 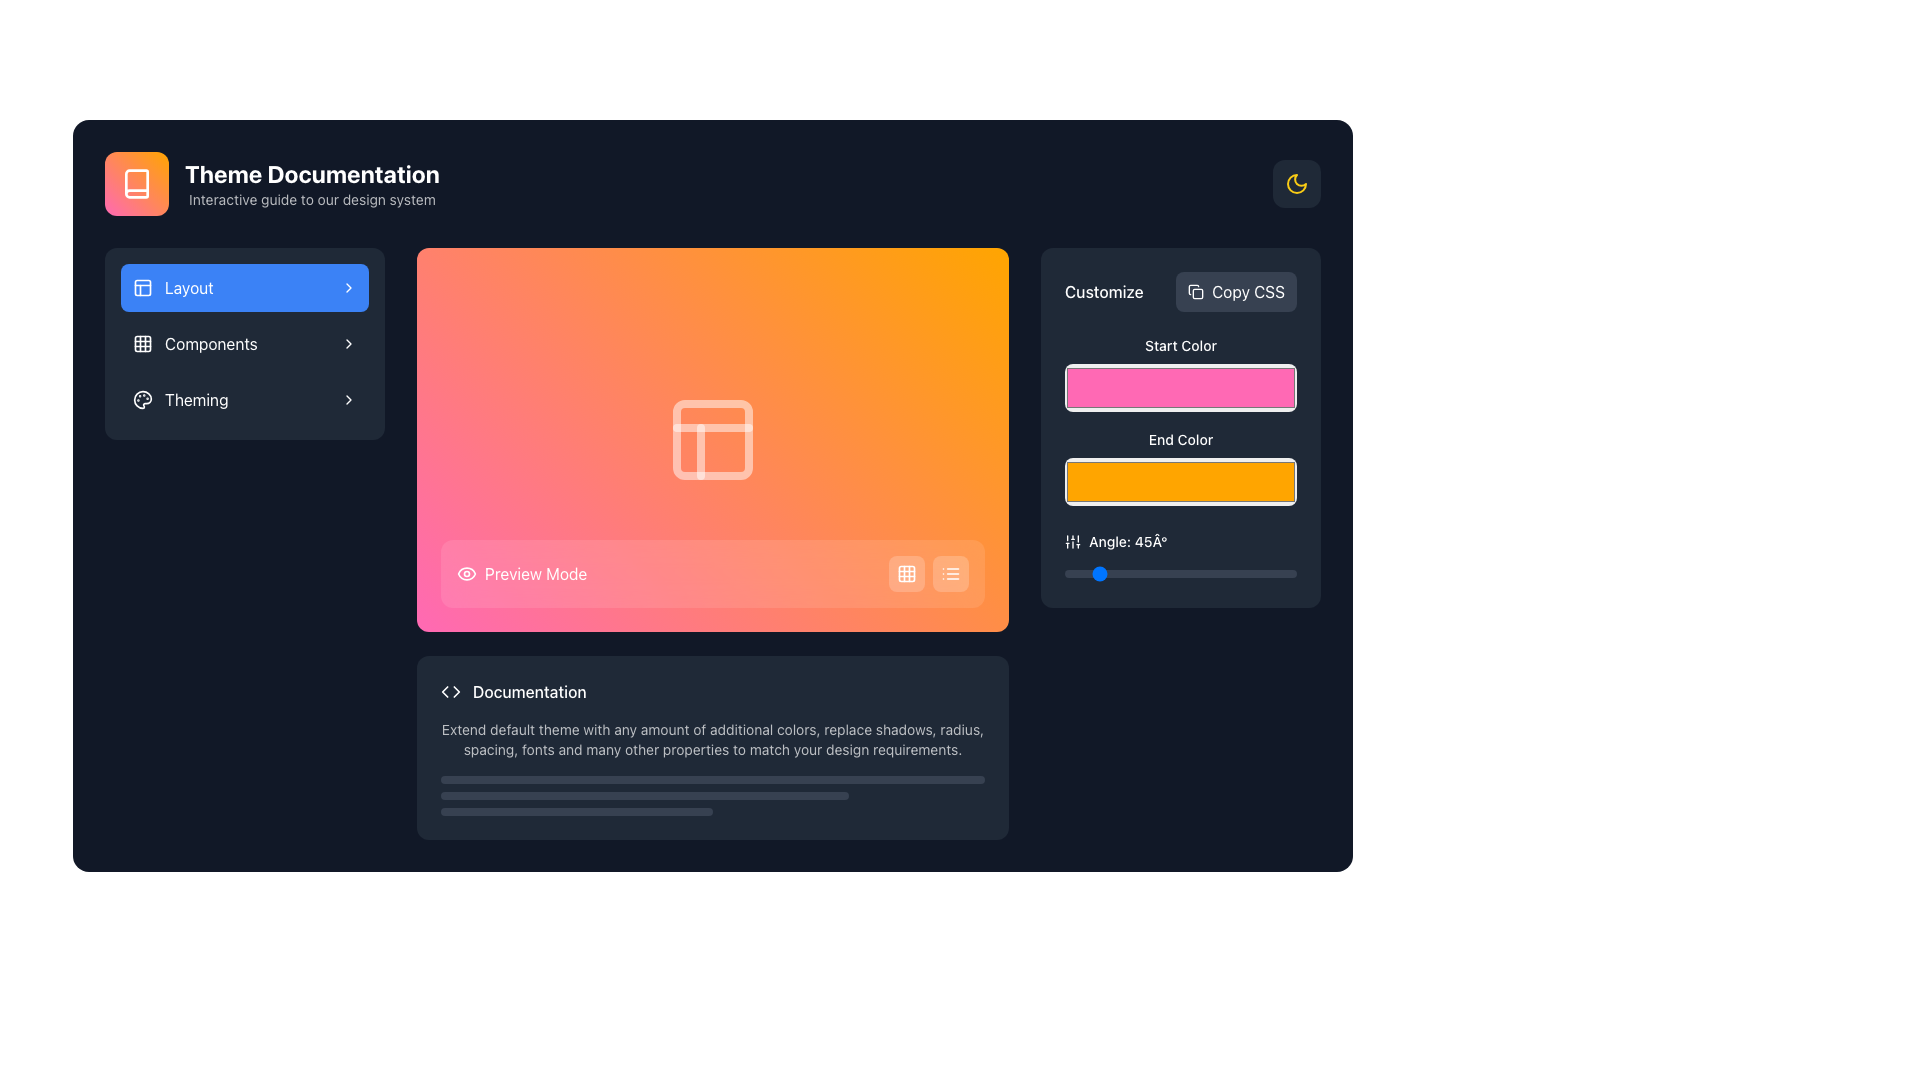 What do you see at coordinates (349, 342) in the screenshot?
I see `the right-pointing chevron icon in the 'Components' menu` at bounding box center [349, 342].